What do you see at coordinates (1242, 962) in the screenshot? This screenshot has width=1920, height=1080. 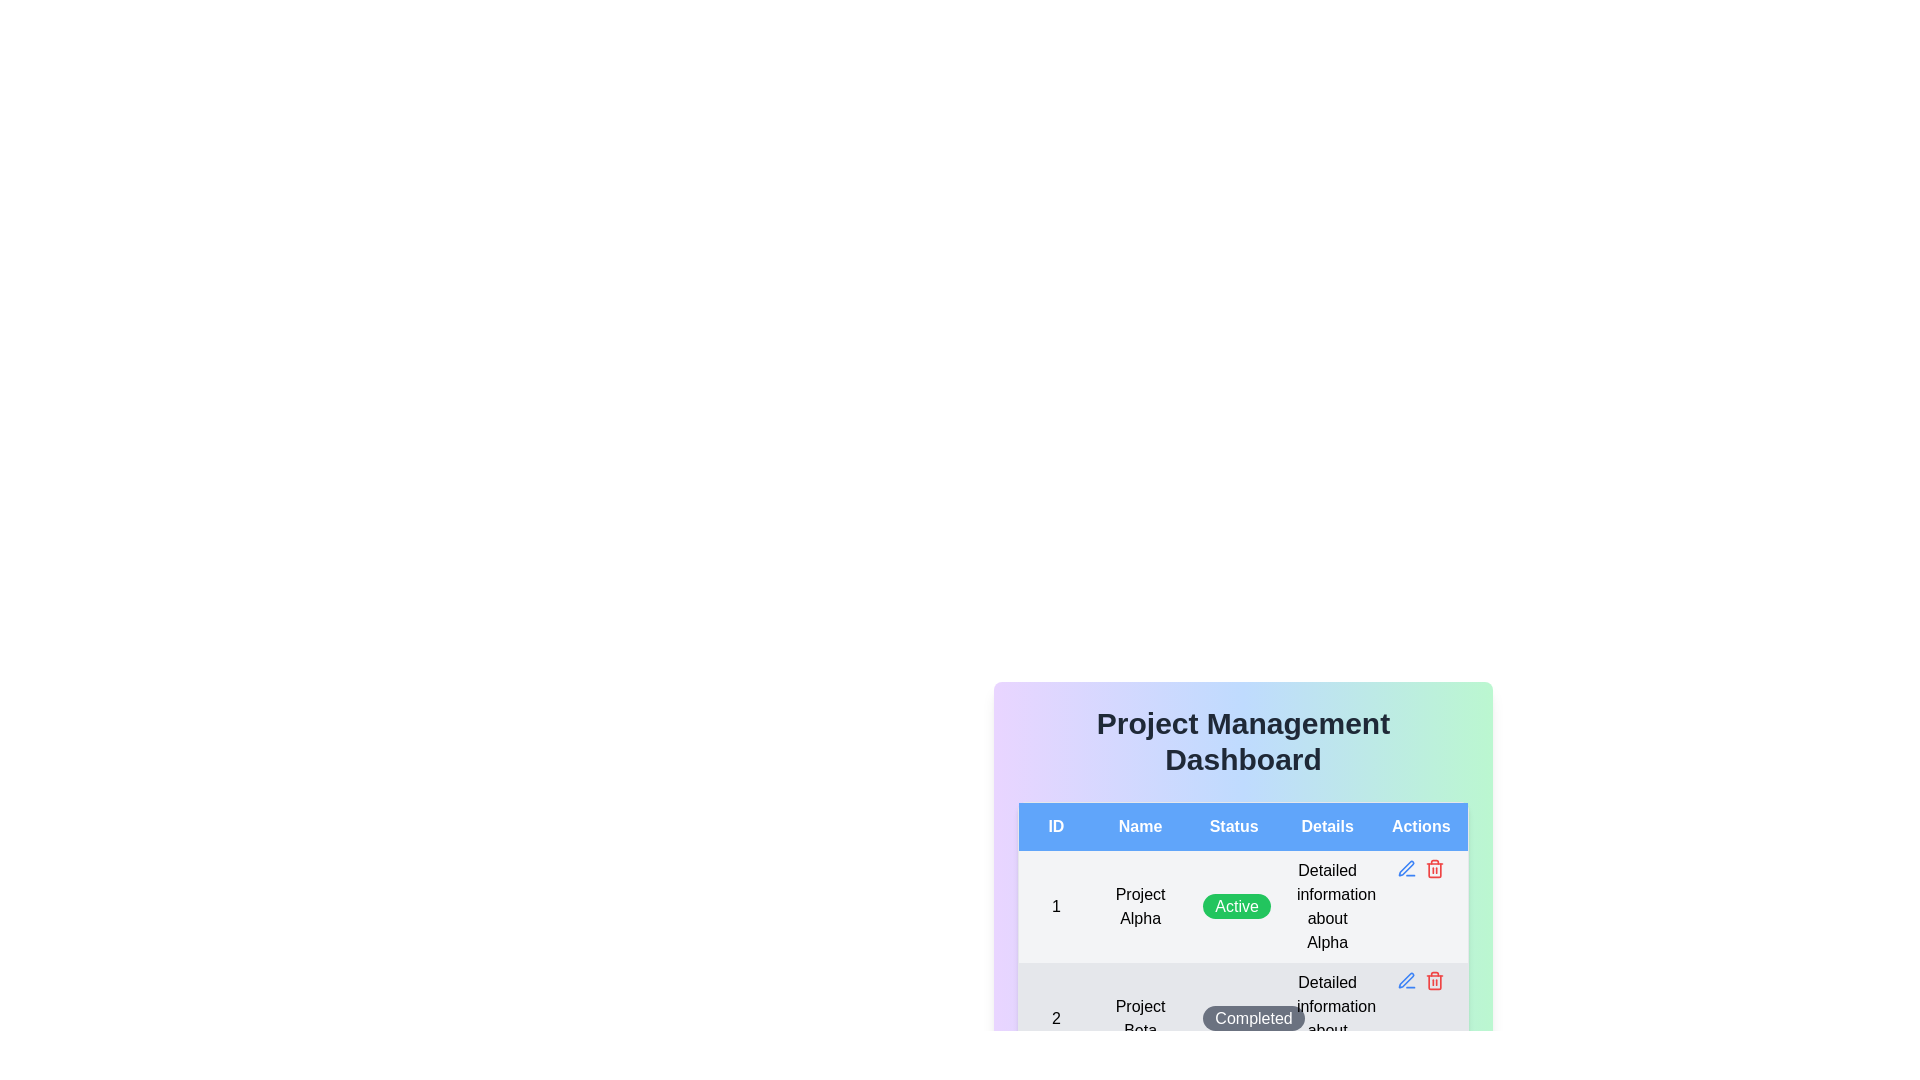 I see `the second row of the table displaying project data` at bounding box center [1242, 962].